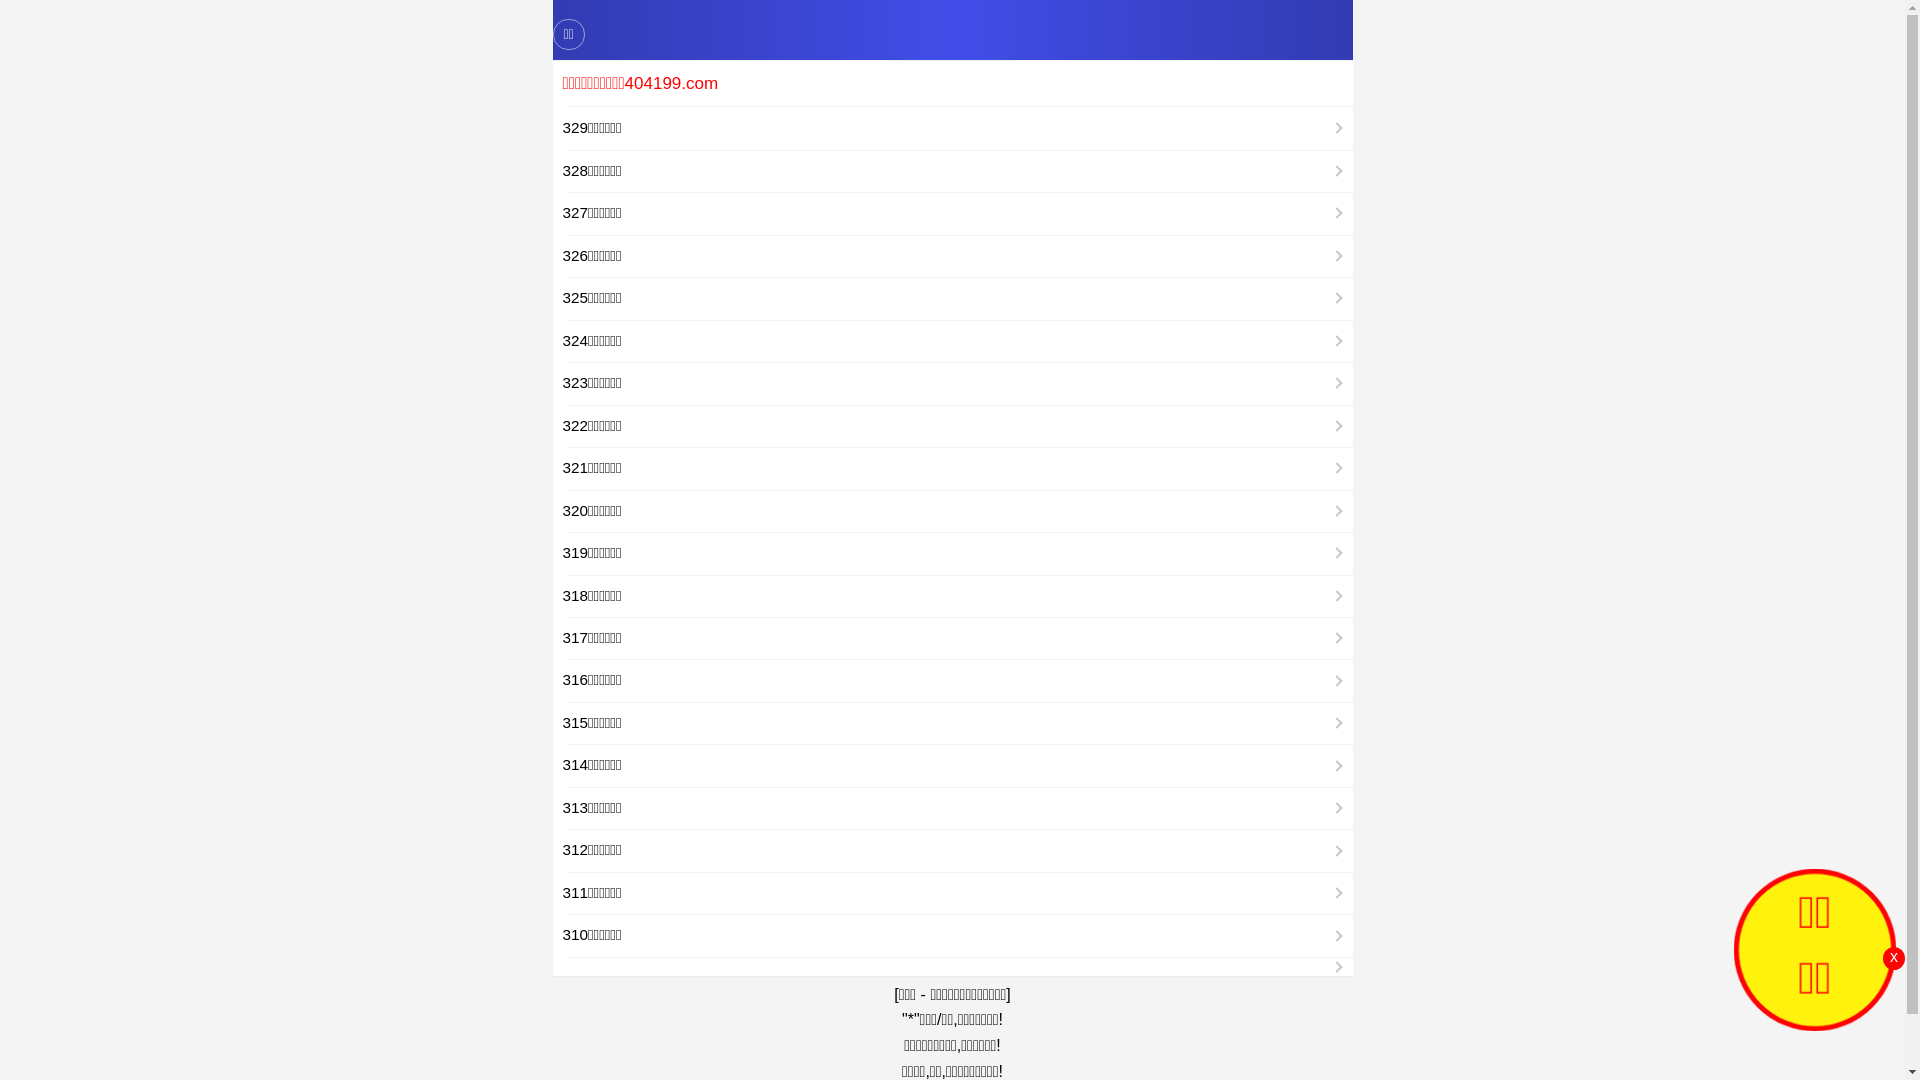 The image size is (1920, 1080). I want to click on 'x', so click(1893, 957).